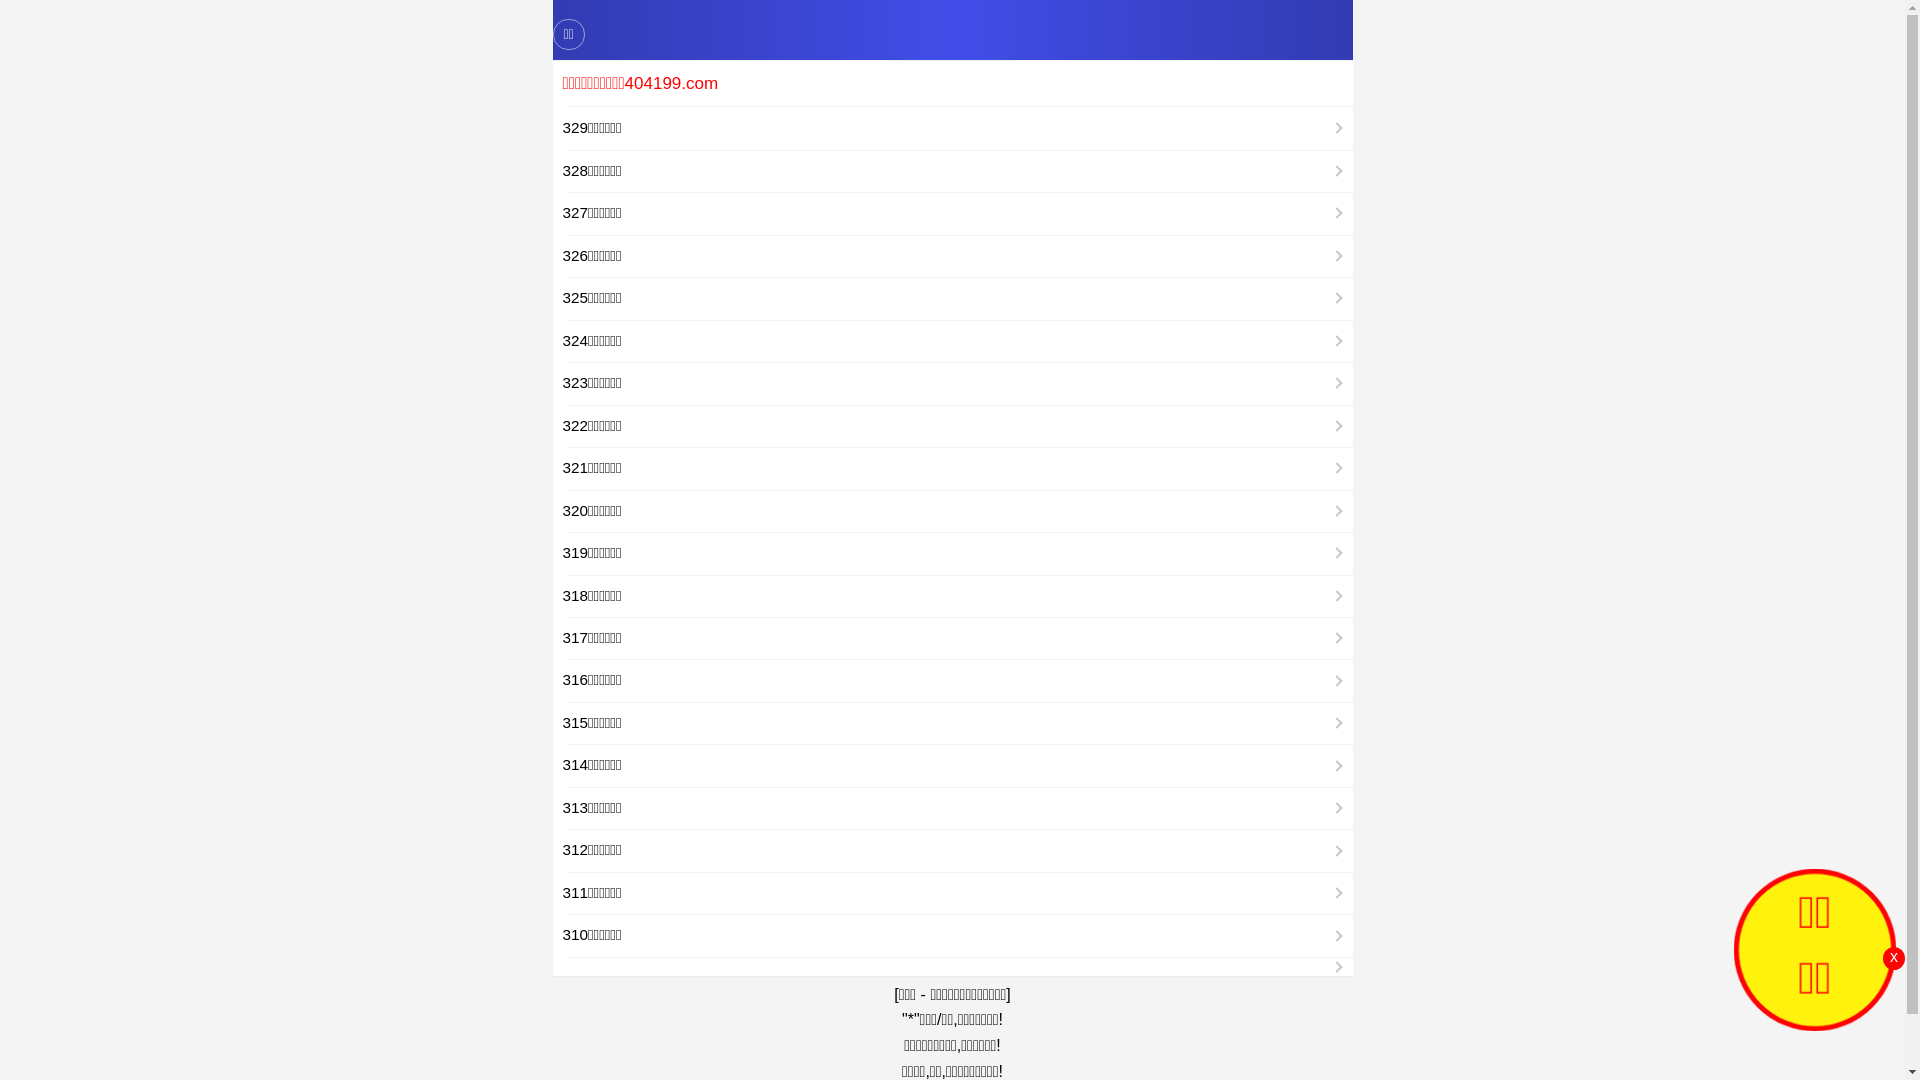 The image size is (1920, 1080). I want to click on 'x', so click(1893, 957).